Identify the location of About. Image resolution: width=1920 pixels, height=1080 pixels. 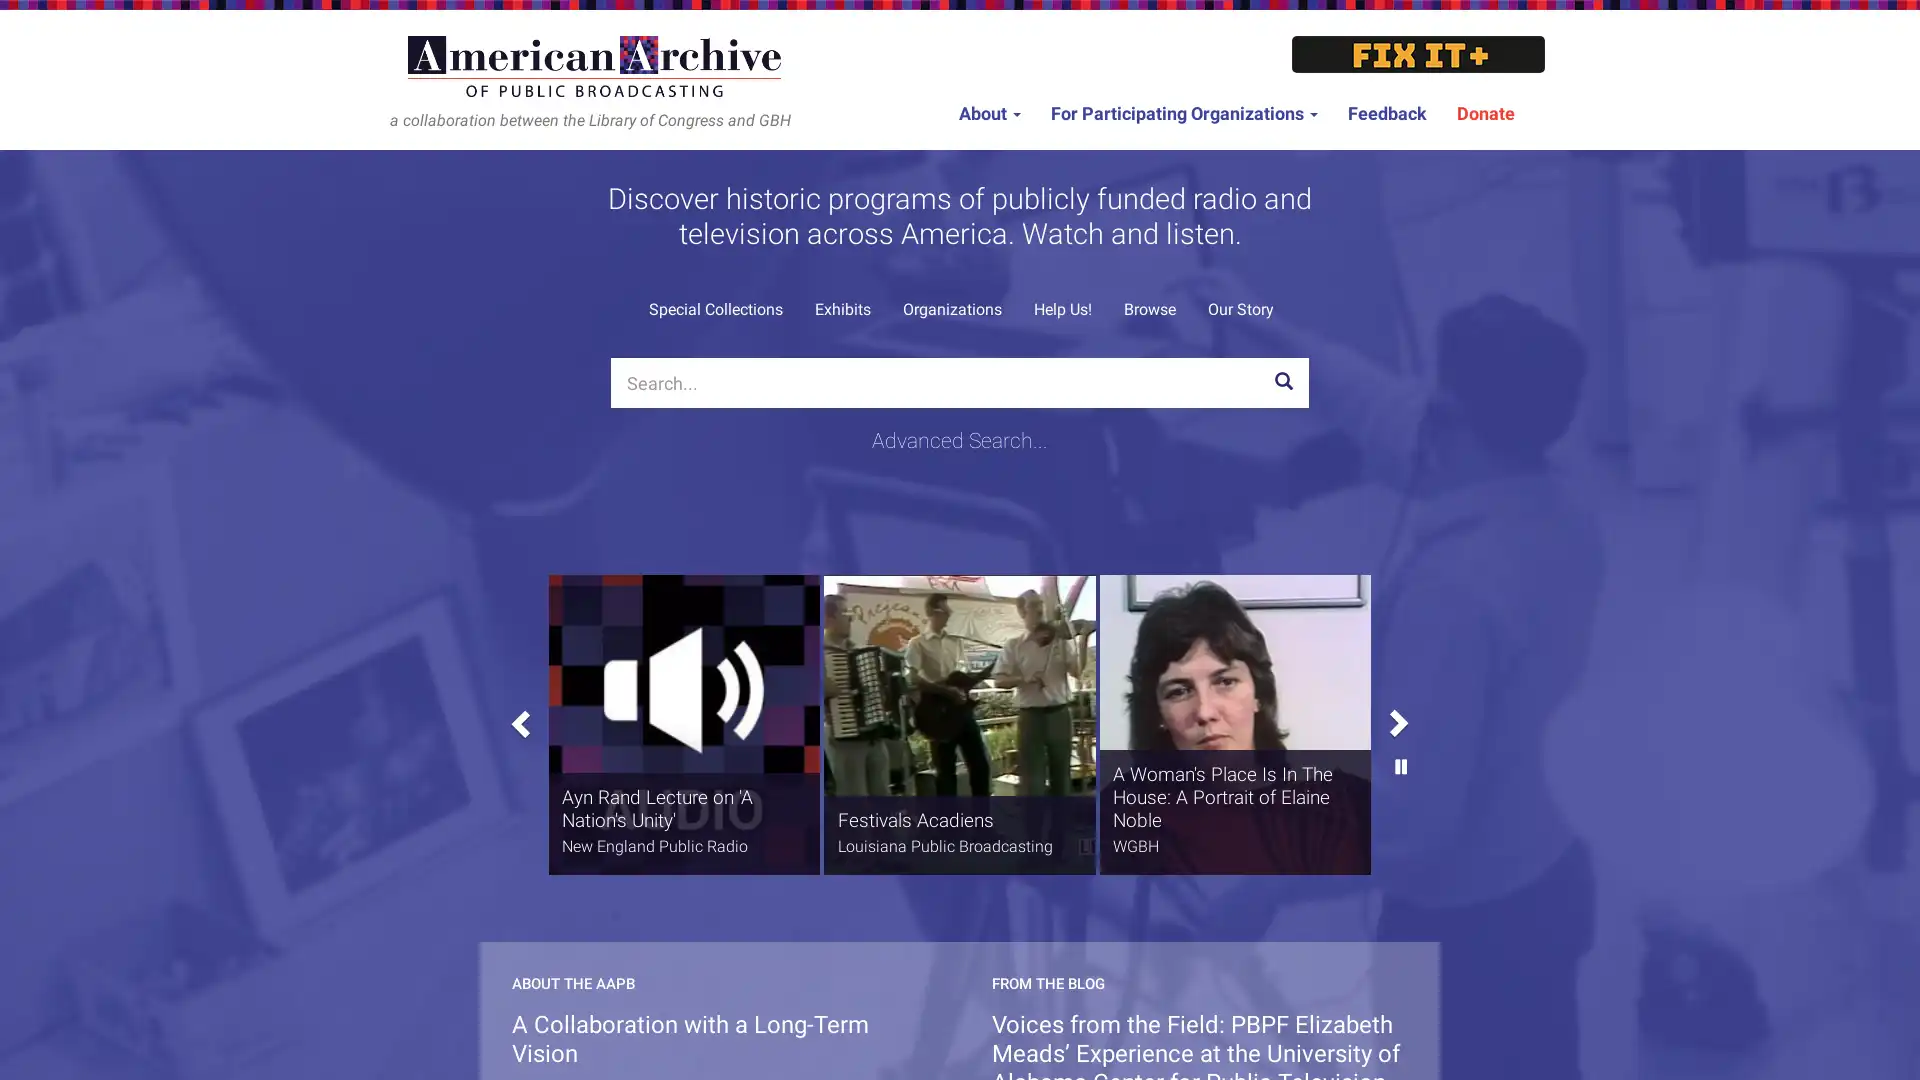
(989, 114).